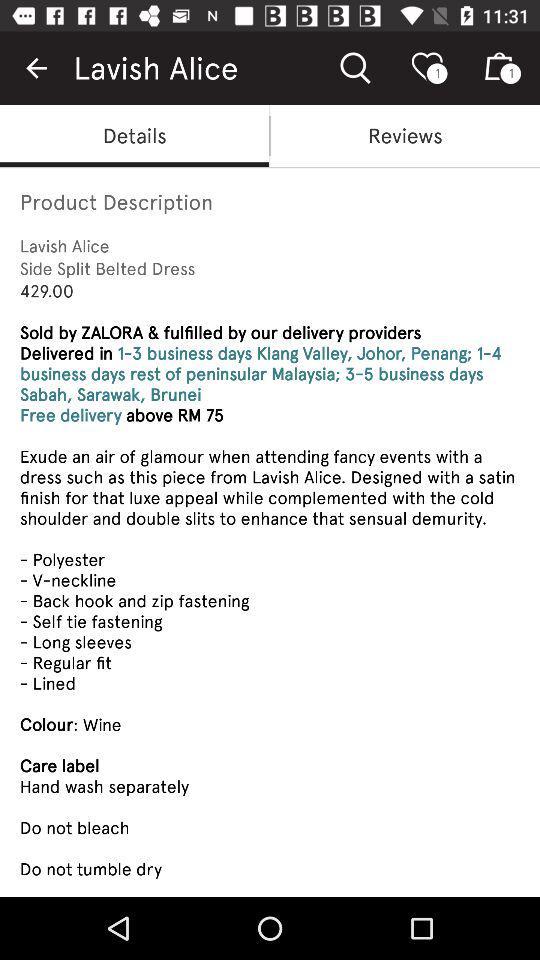  What do you see at coordinates (405, 134) in the screenshot?
I see `item below the lavish alice icon` at bounding box center [405, 134].